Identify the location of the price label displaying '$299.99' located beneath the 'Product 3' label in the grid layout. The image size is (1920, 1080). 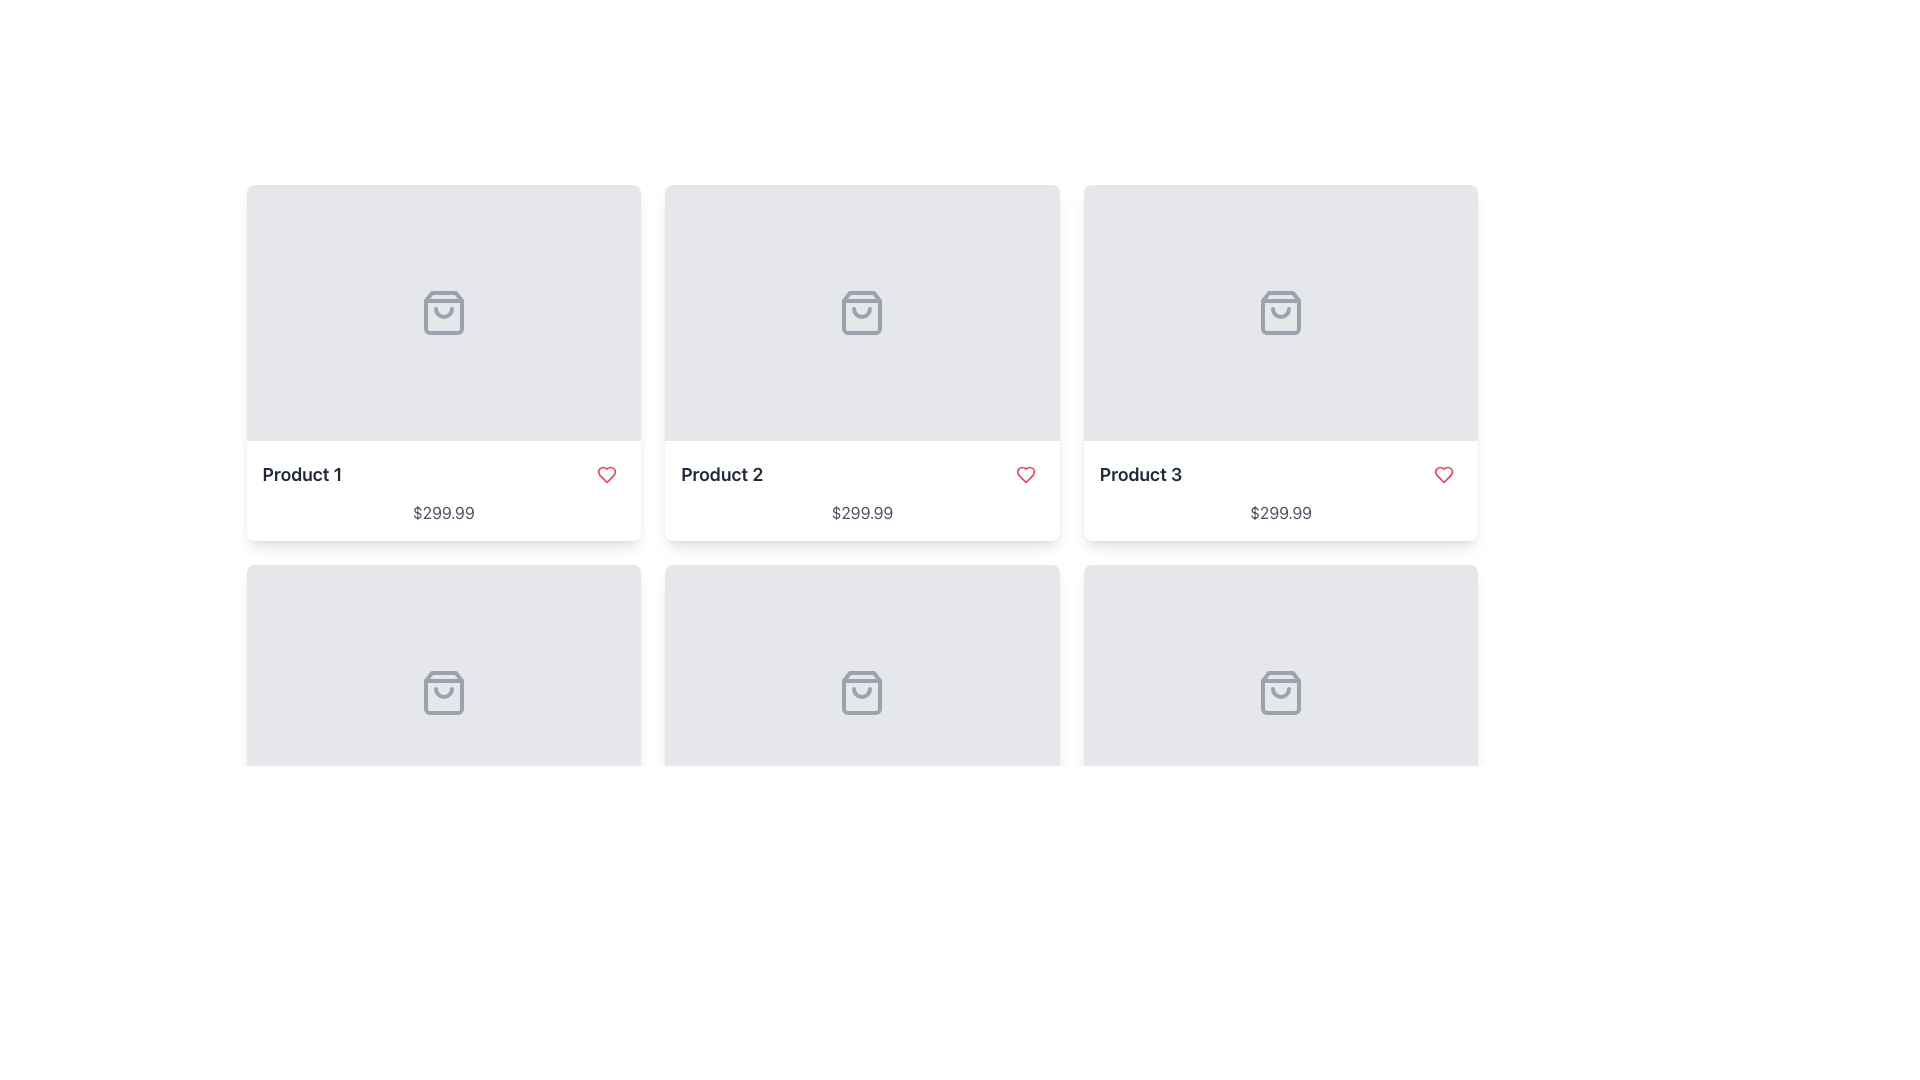
(1281, 512).